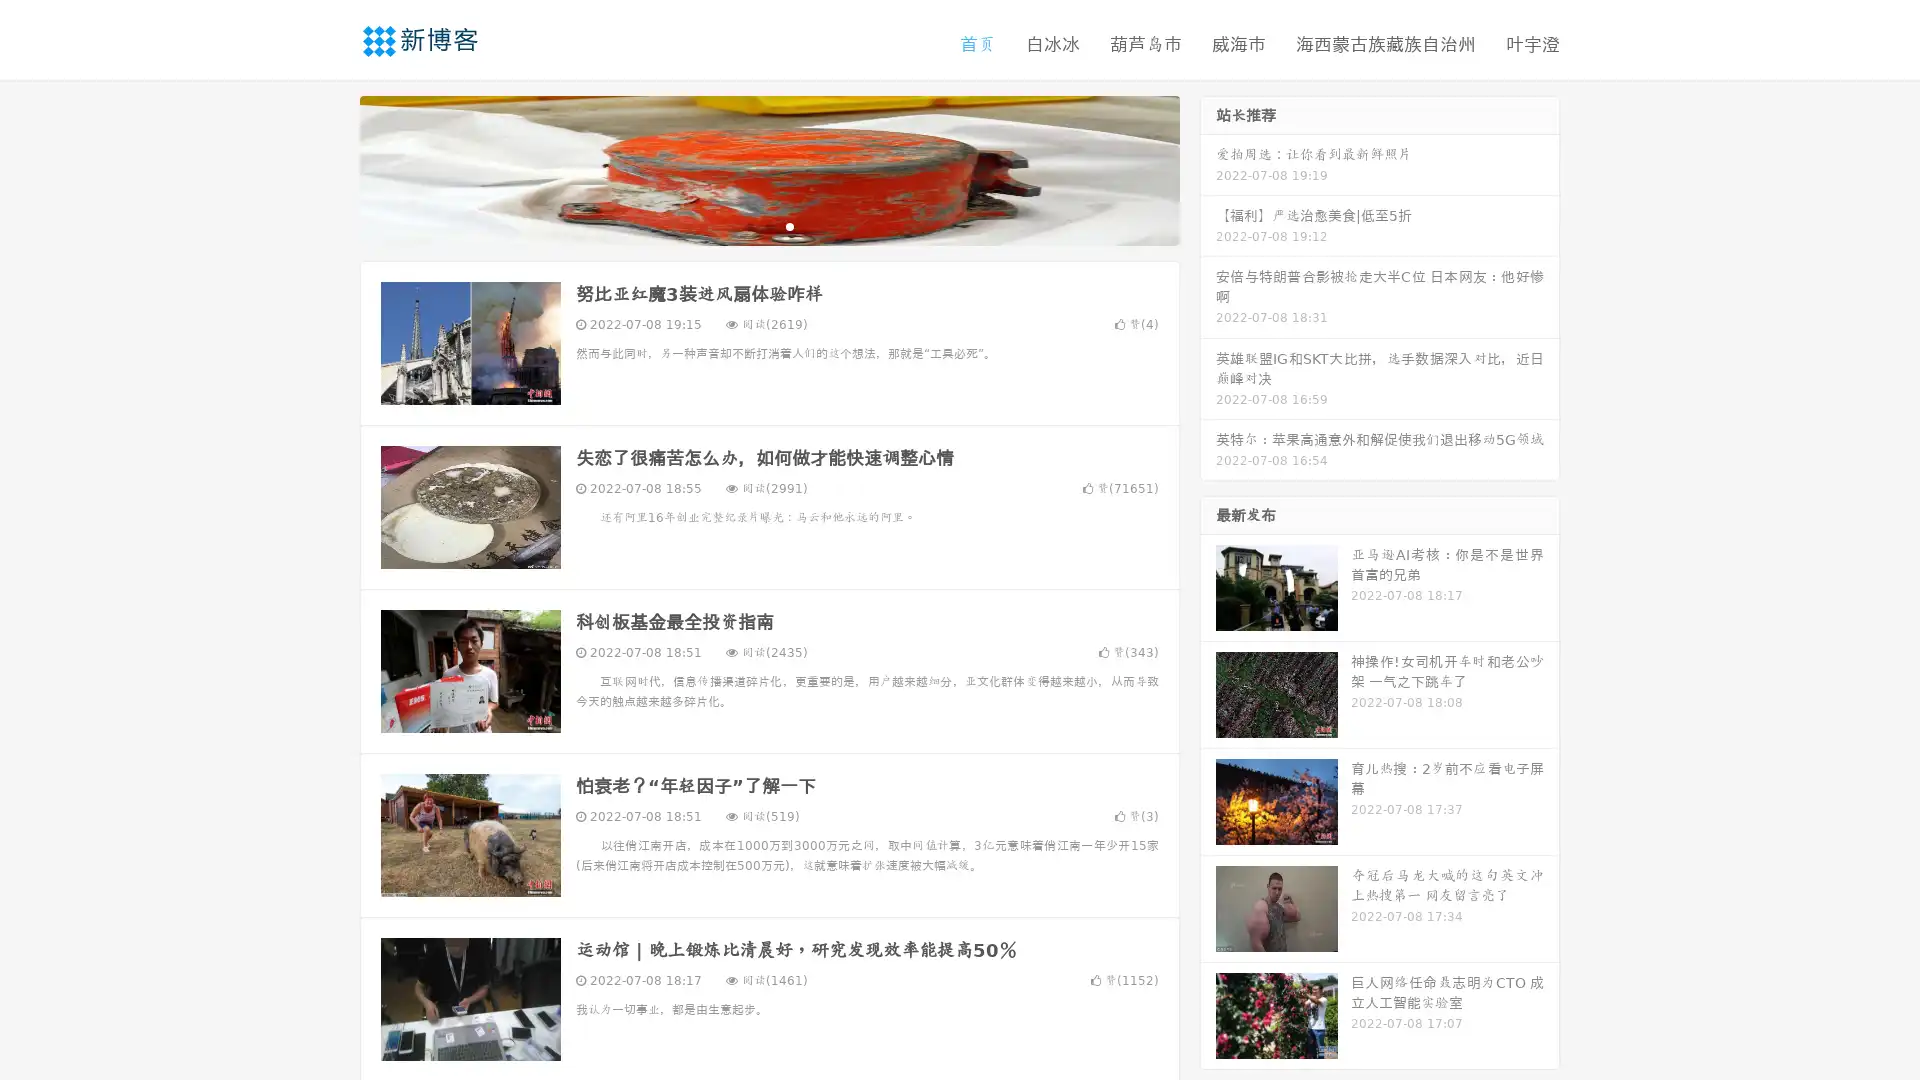  Describe the element at coordinates (1208, 168) in the screenshot. I see `Next slide` at that location.